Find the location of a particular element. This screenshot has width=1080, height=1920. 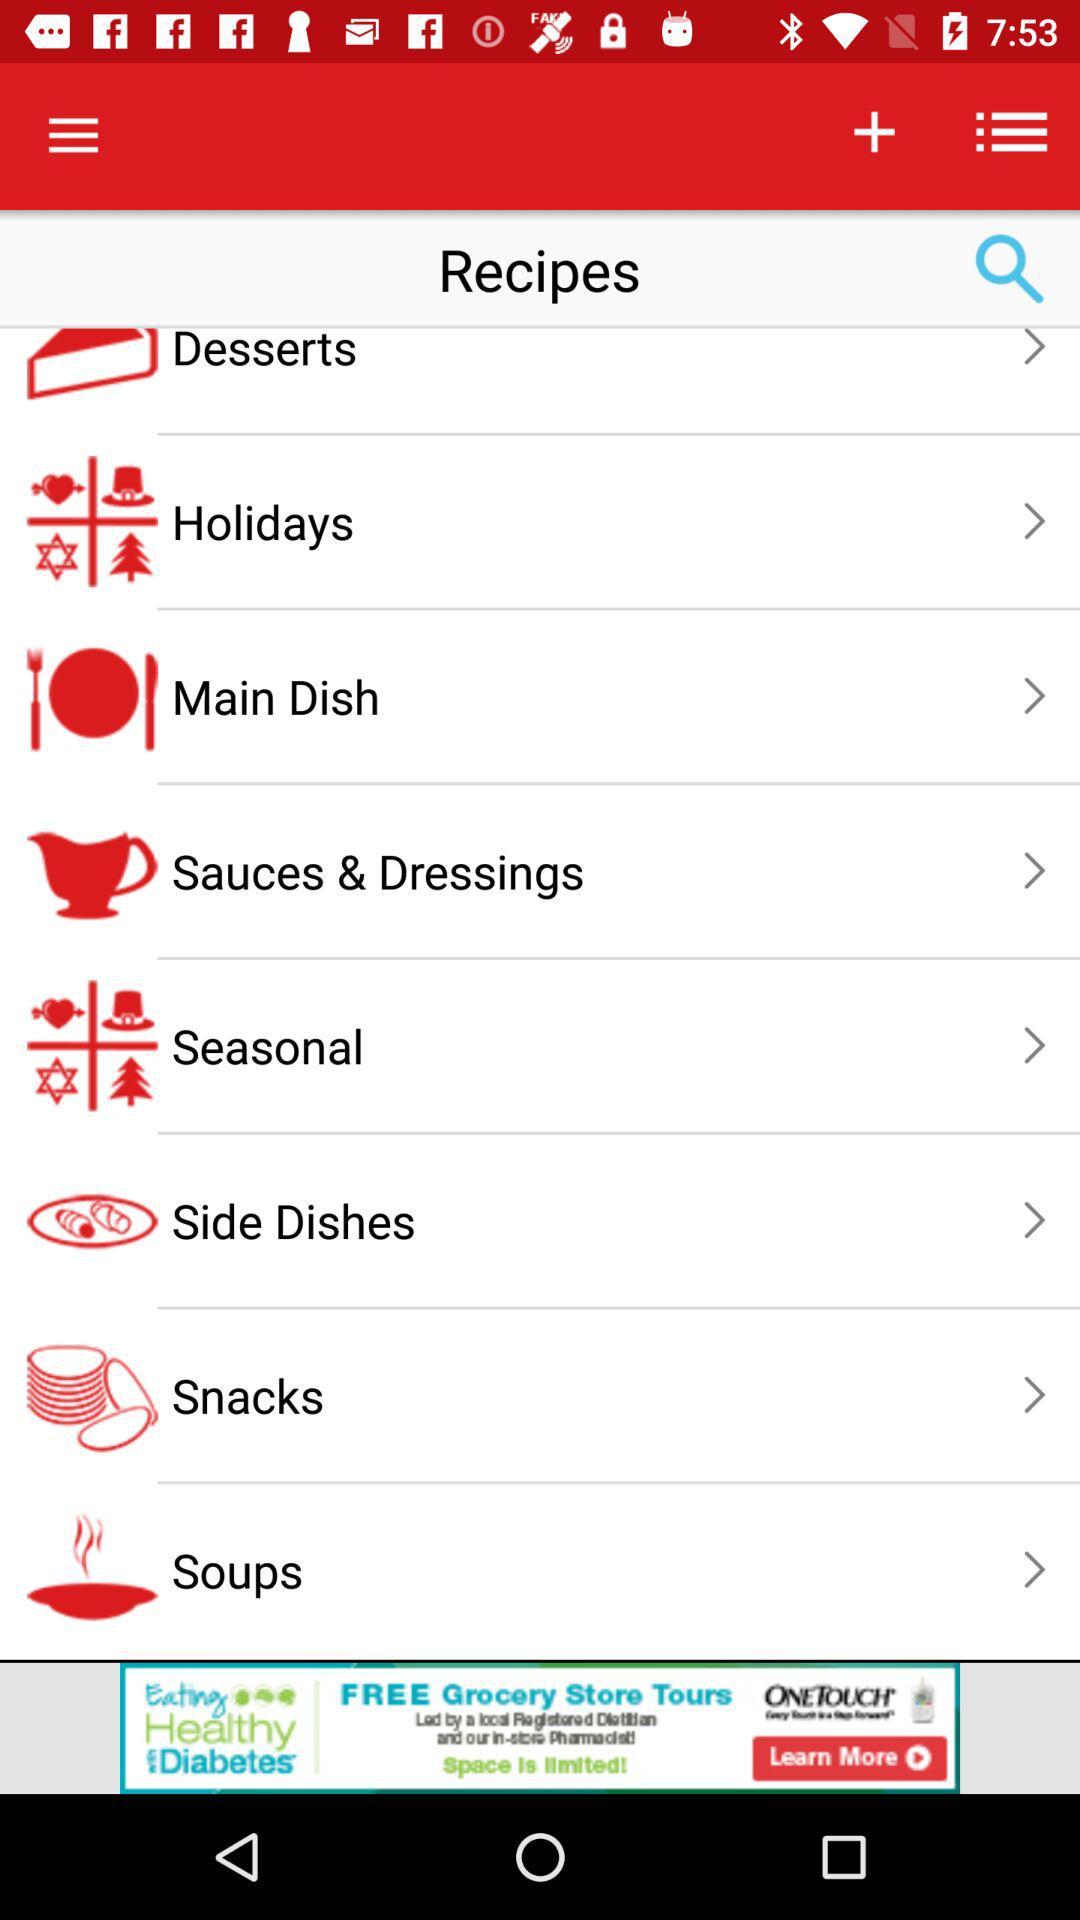

the search icon is located at coordinates (1010, 268).